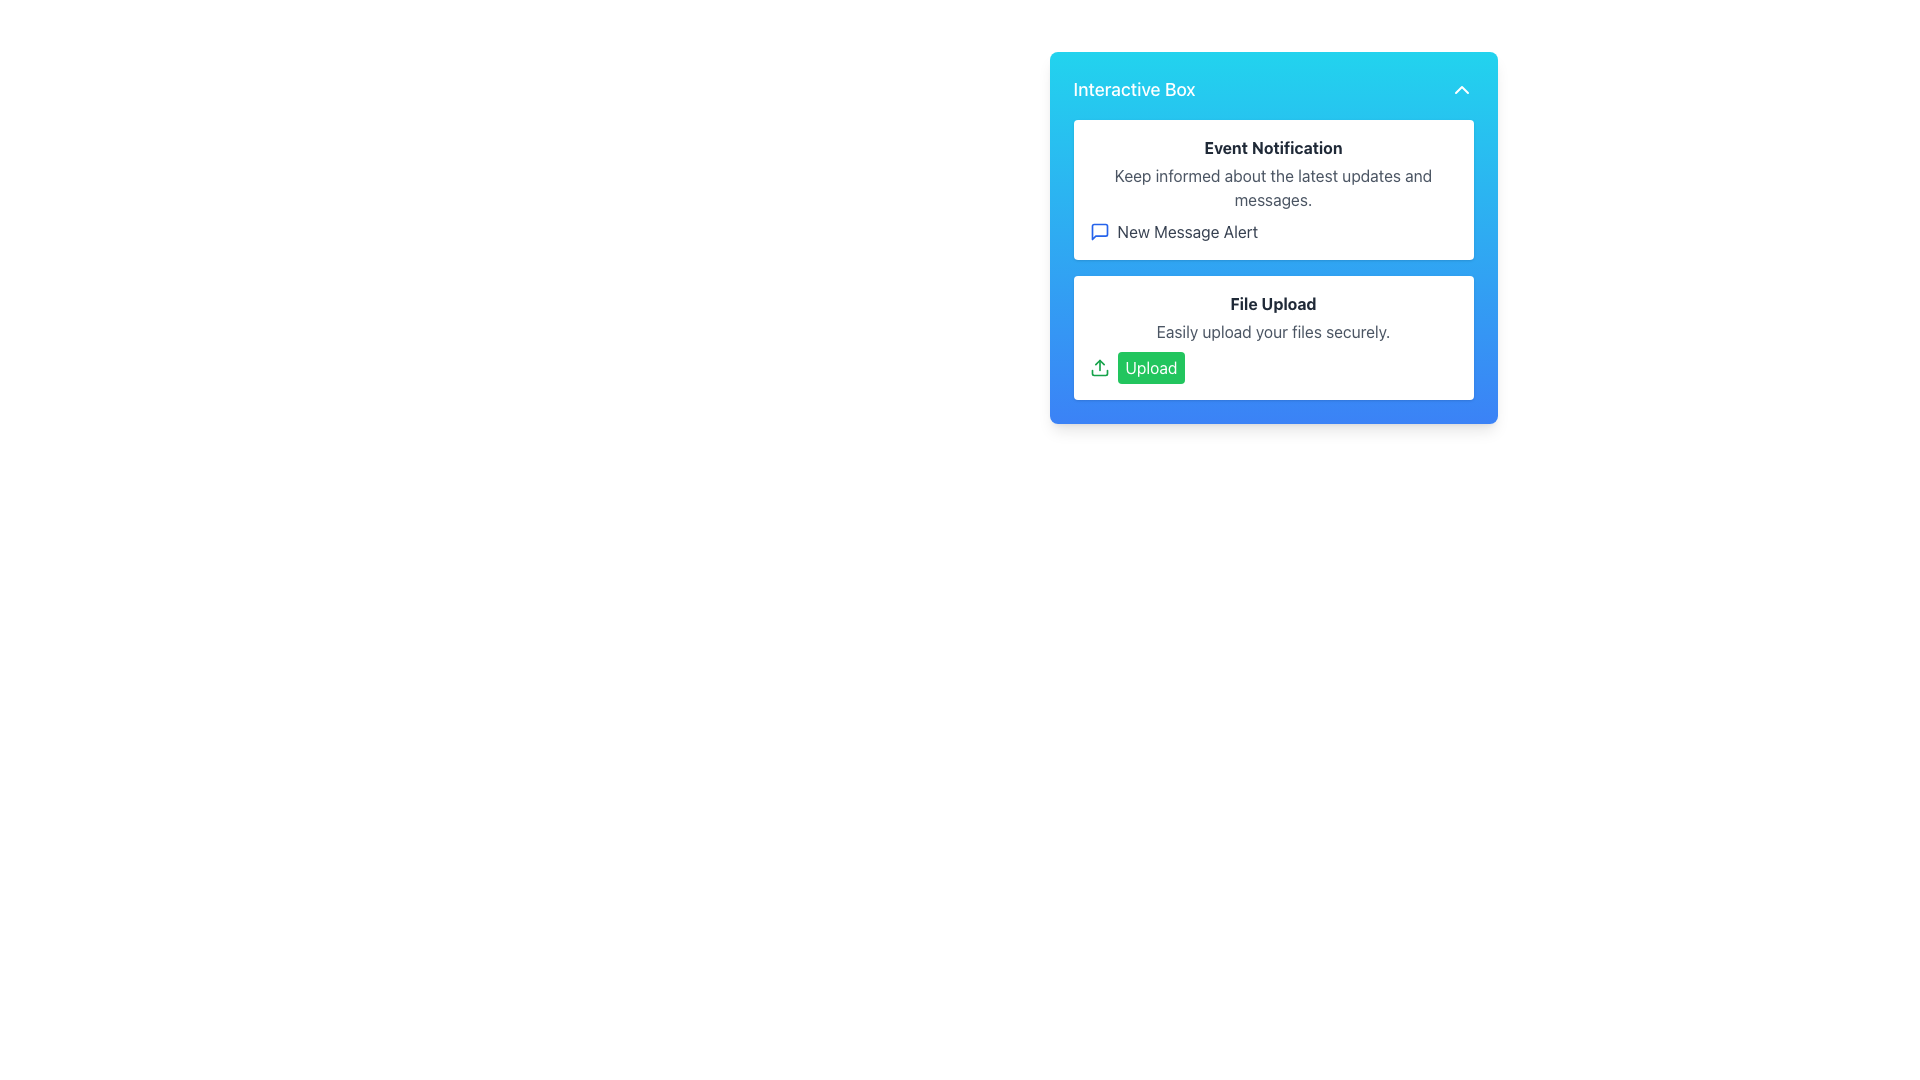 Image resolution: width=1920 pixels, height=1080 pixels. What do you see at coordinates (1272, 330) in the screenshot?
I see `the static text label that reads 'Easily upload your files securely.' positioned below the title 'File Upload'` at bounding box center [1272, 330].